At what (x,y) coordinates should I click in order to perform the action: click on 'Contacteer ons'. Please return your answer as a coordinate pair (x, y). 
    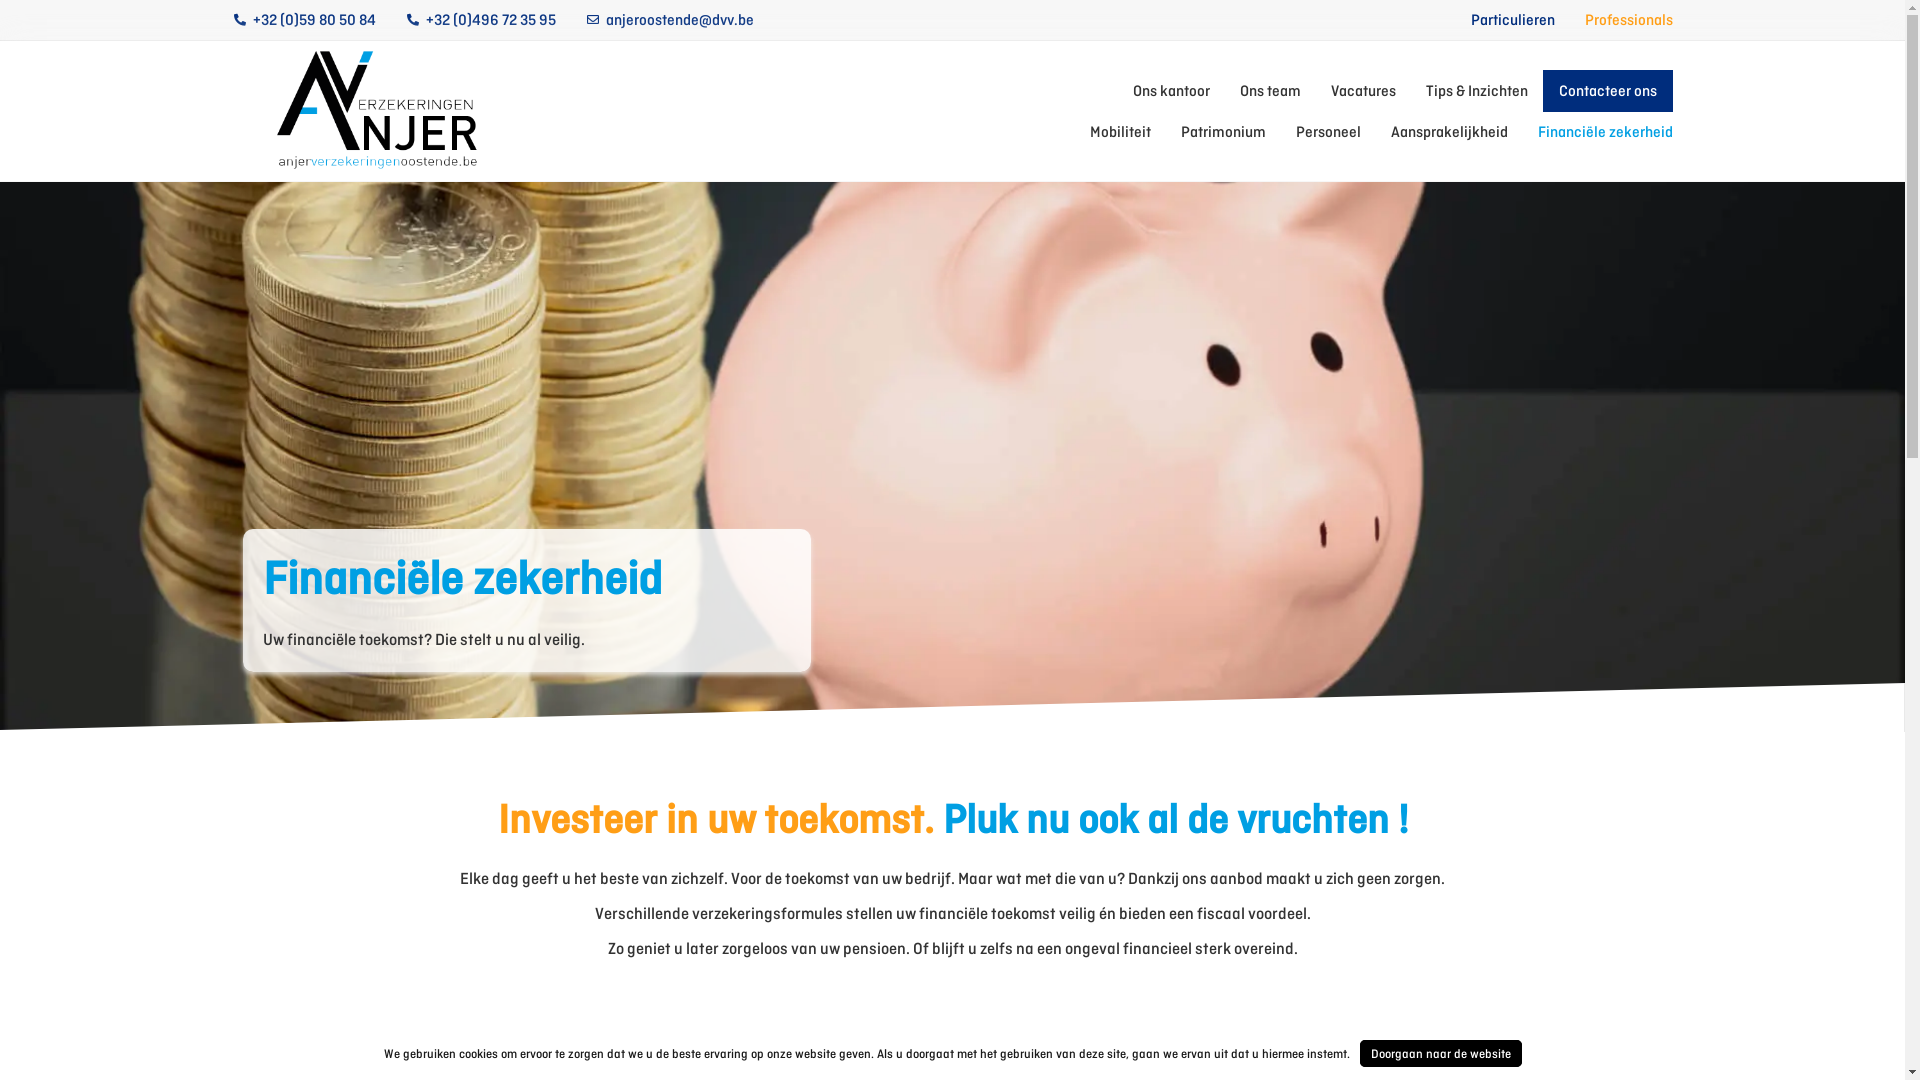
    Looking at the image, I should click on (1607, 91).